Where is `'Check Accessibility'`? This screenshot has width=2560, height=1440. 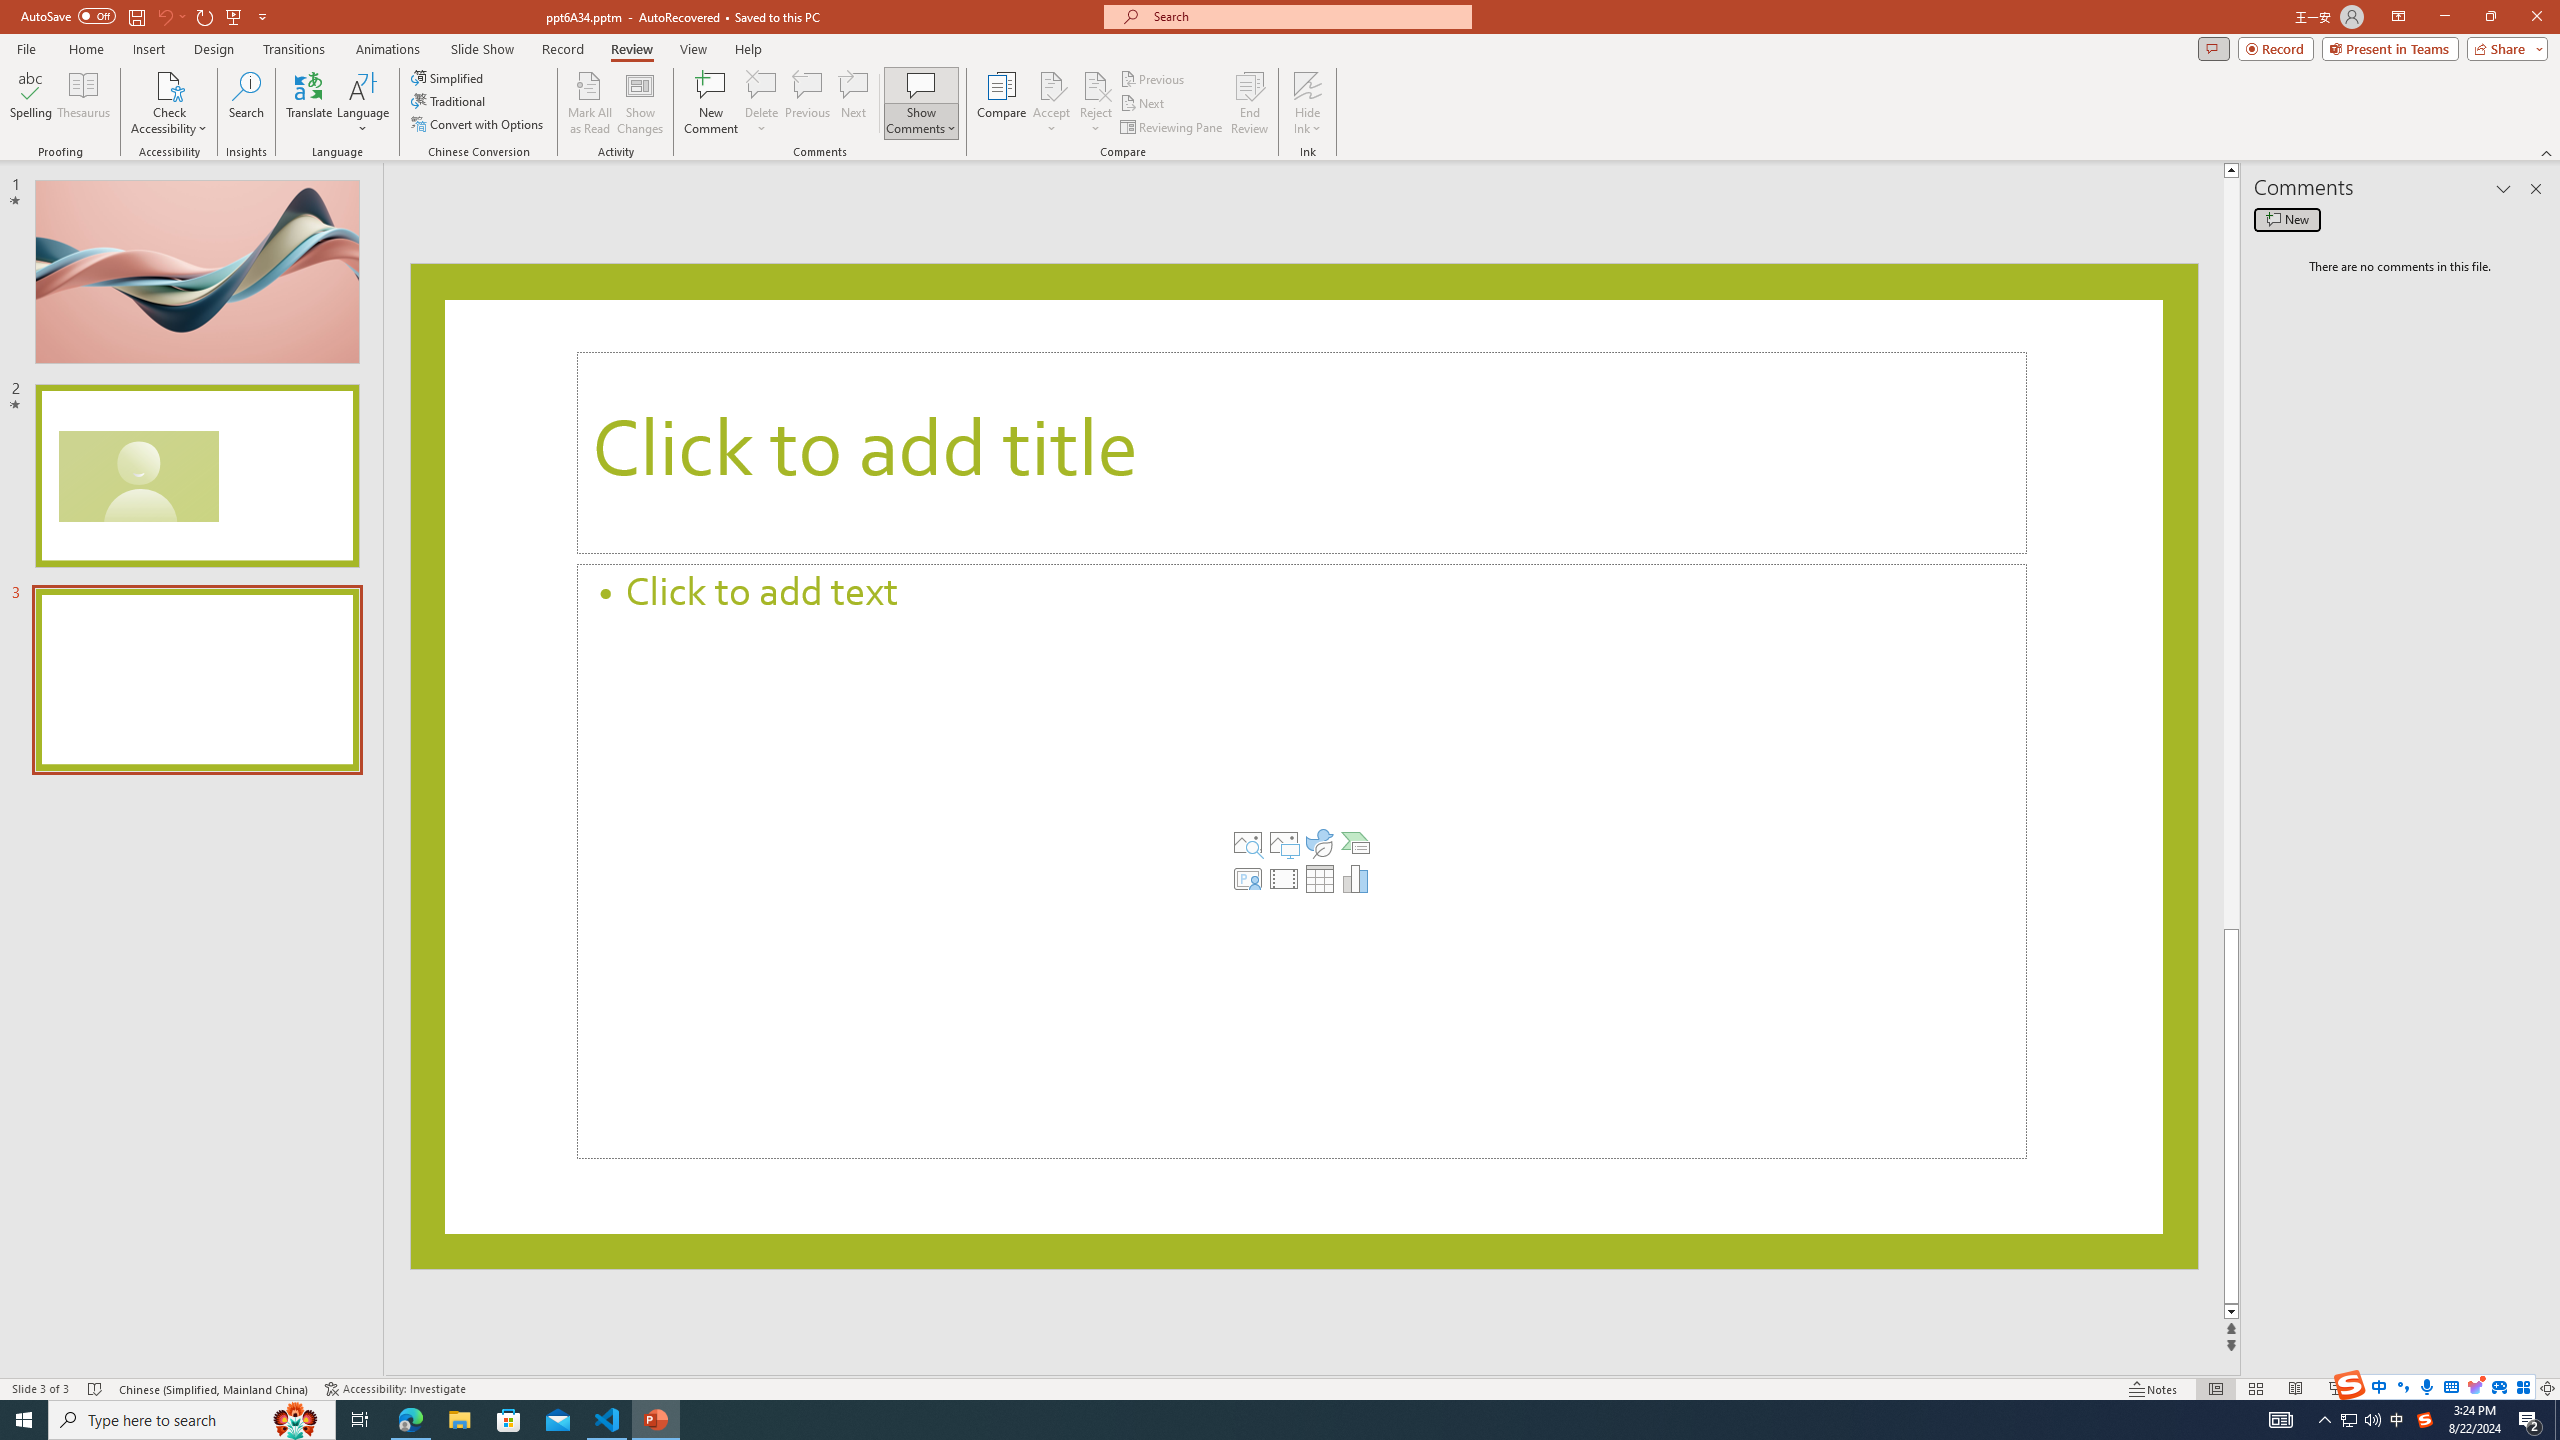 'Check Accessibility' is located at coordinates (167, 103).